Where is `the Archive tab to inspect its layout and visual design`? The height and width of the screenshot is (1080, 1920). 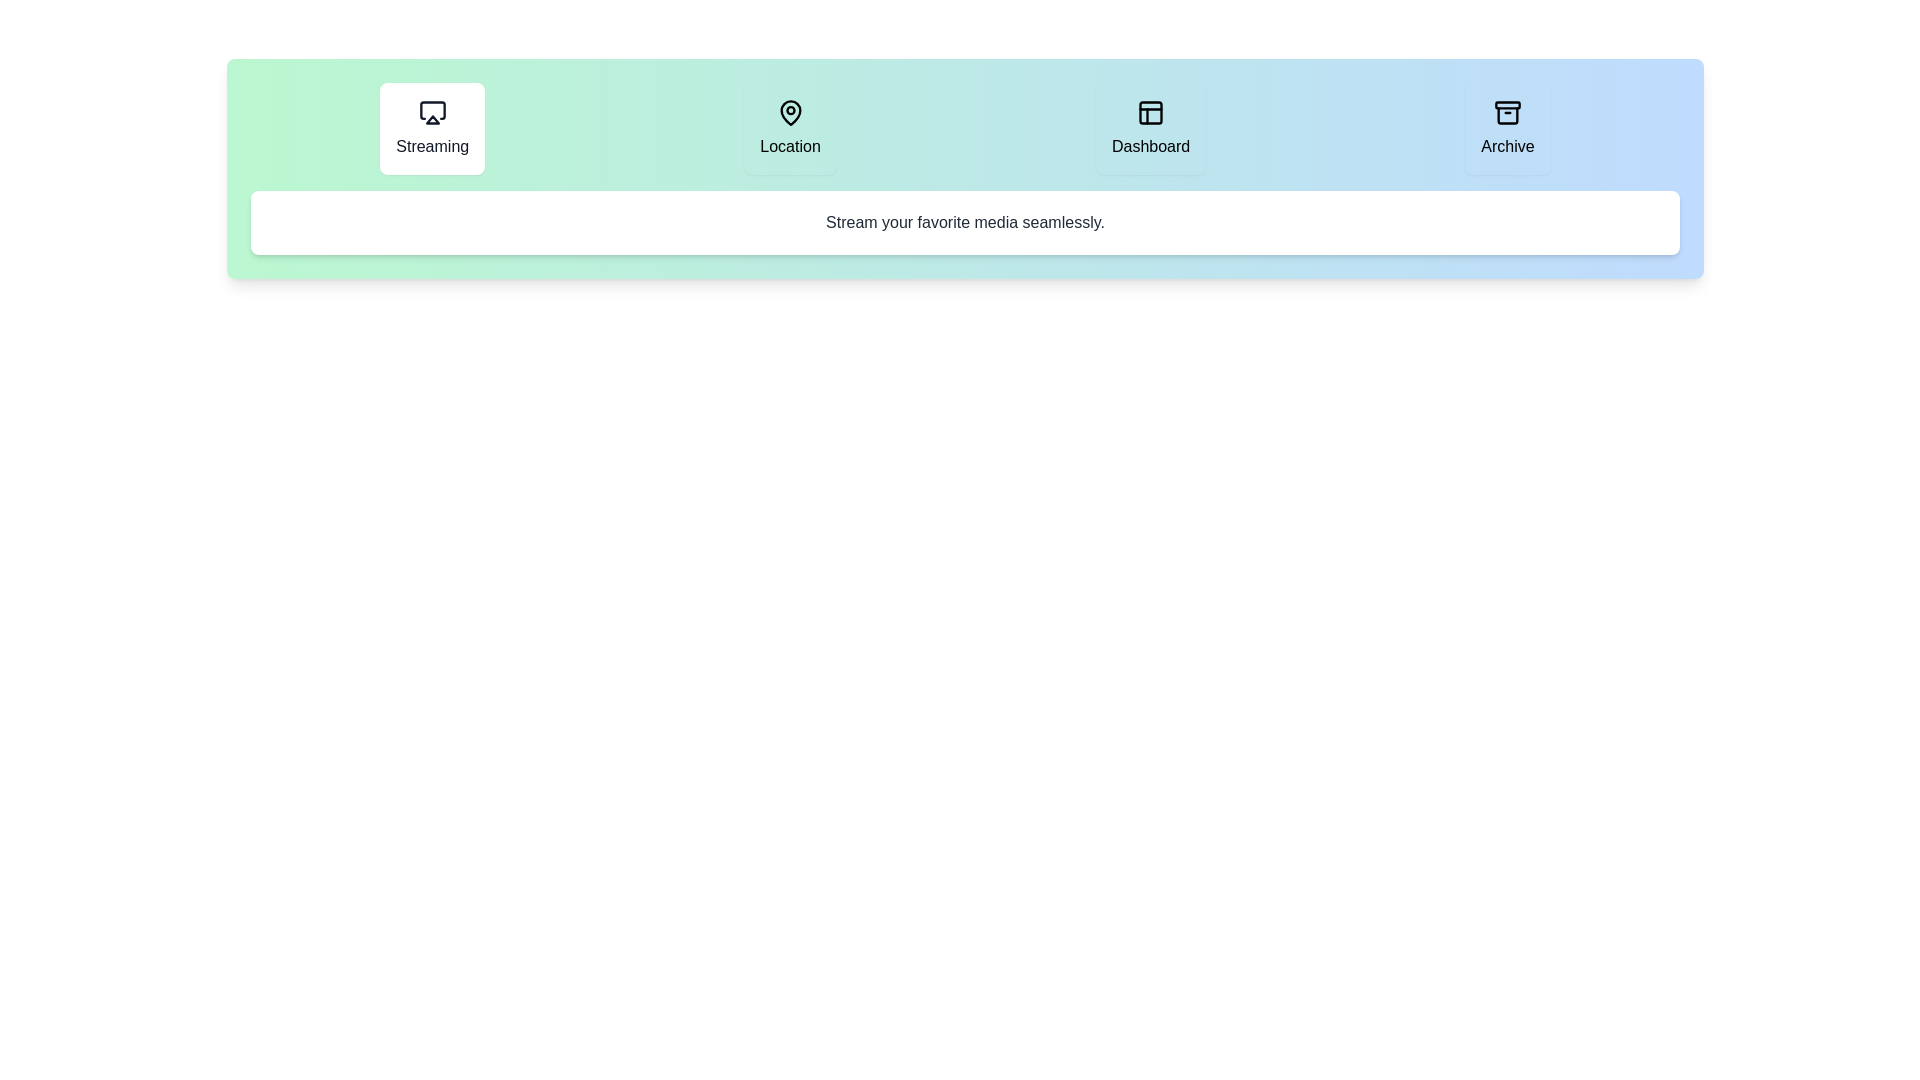
the Archive tab to inspect its layout and visual design is located at coordinates (1507, 128).